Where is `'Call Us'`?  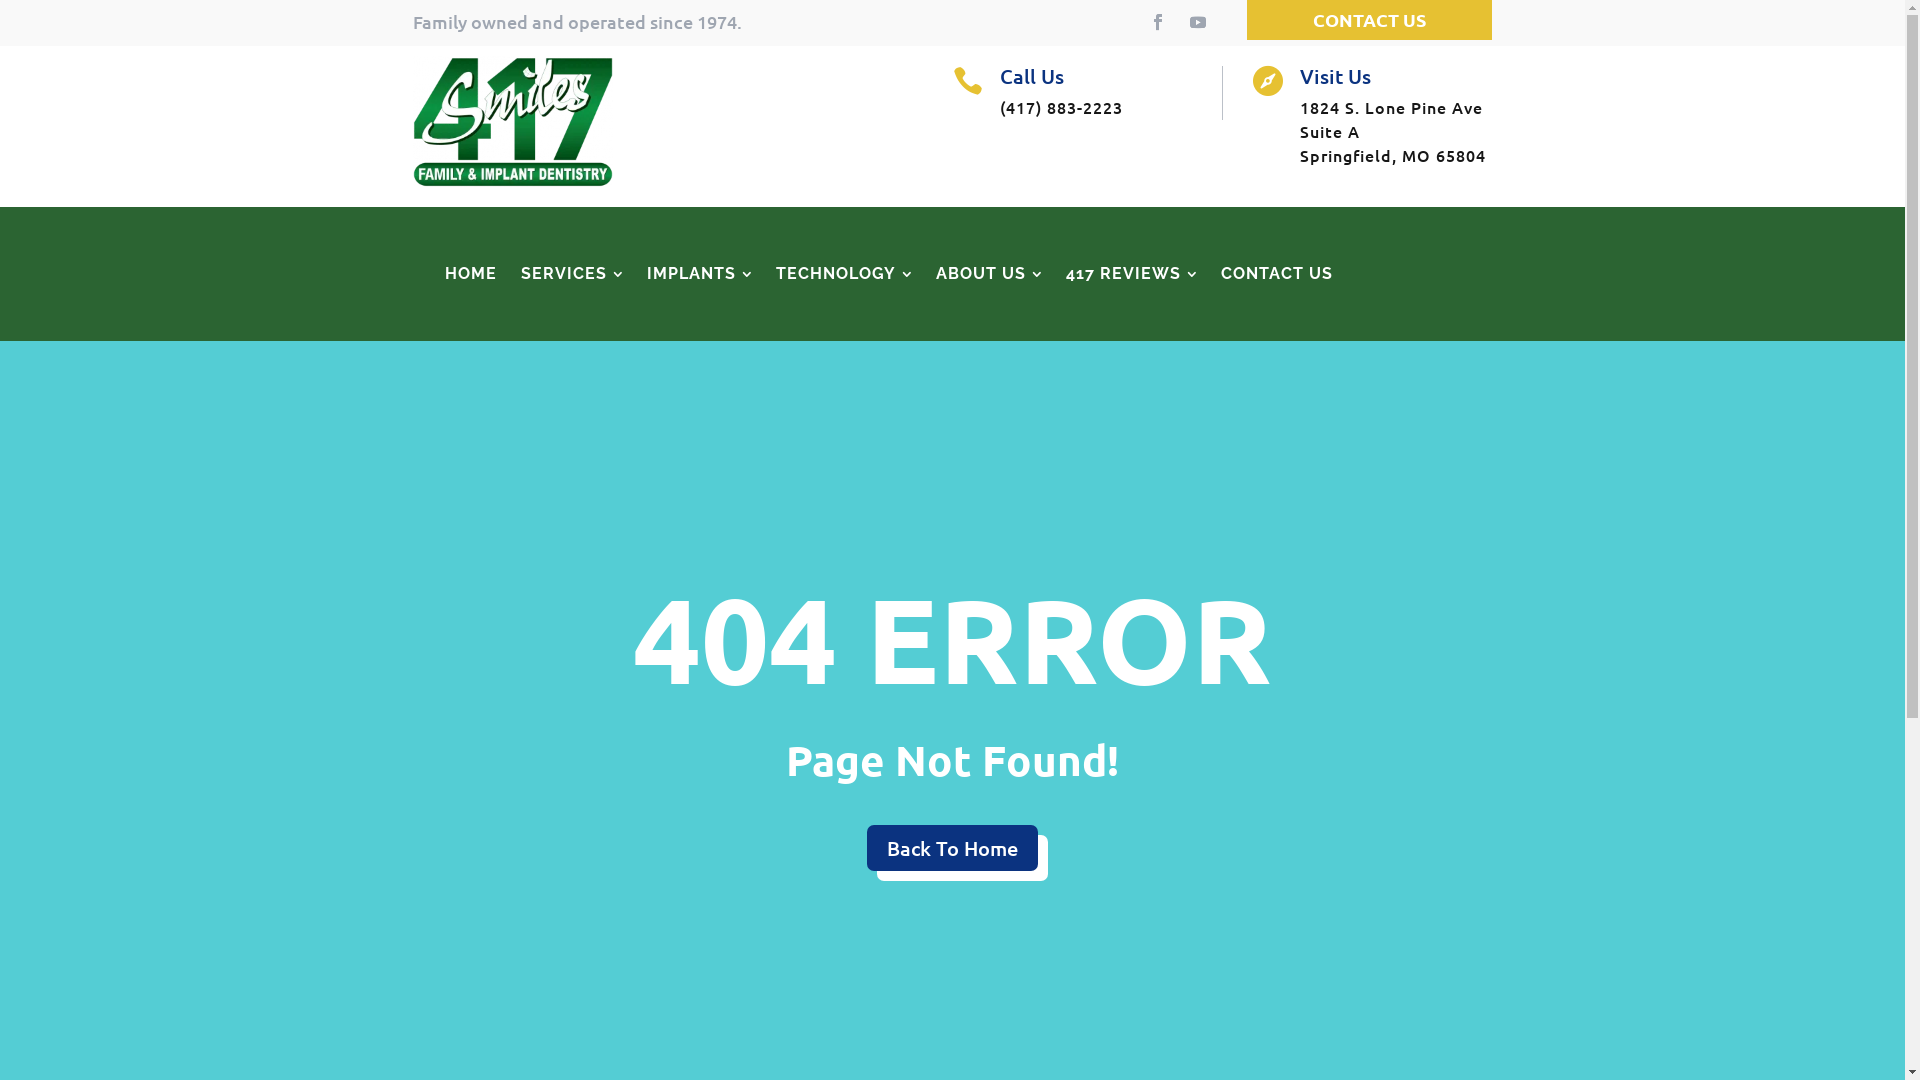 'Call Us' is located at coordinates (1032, 75).